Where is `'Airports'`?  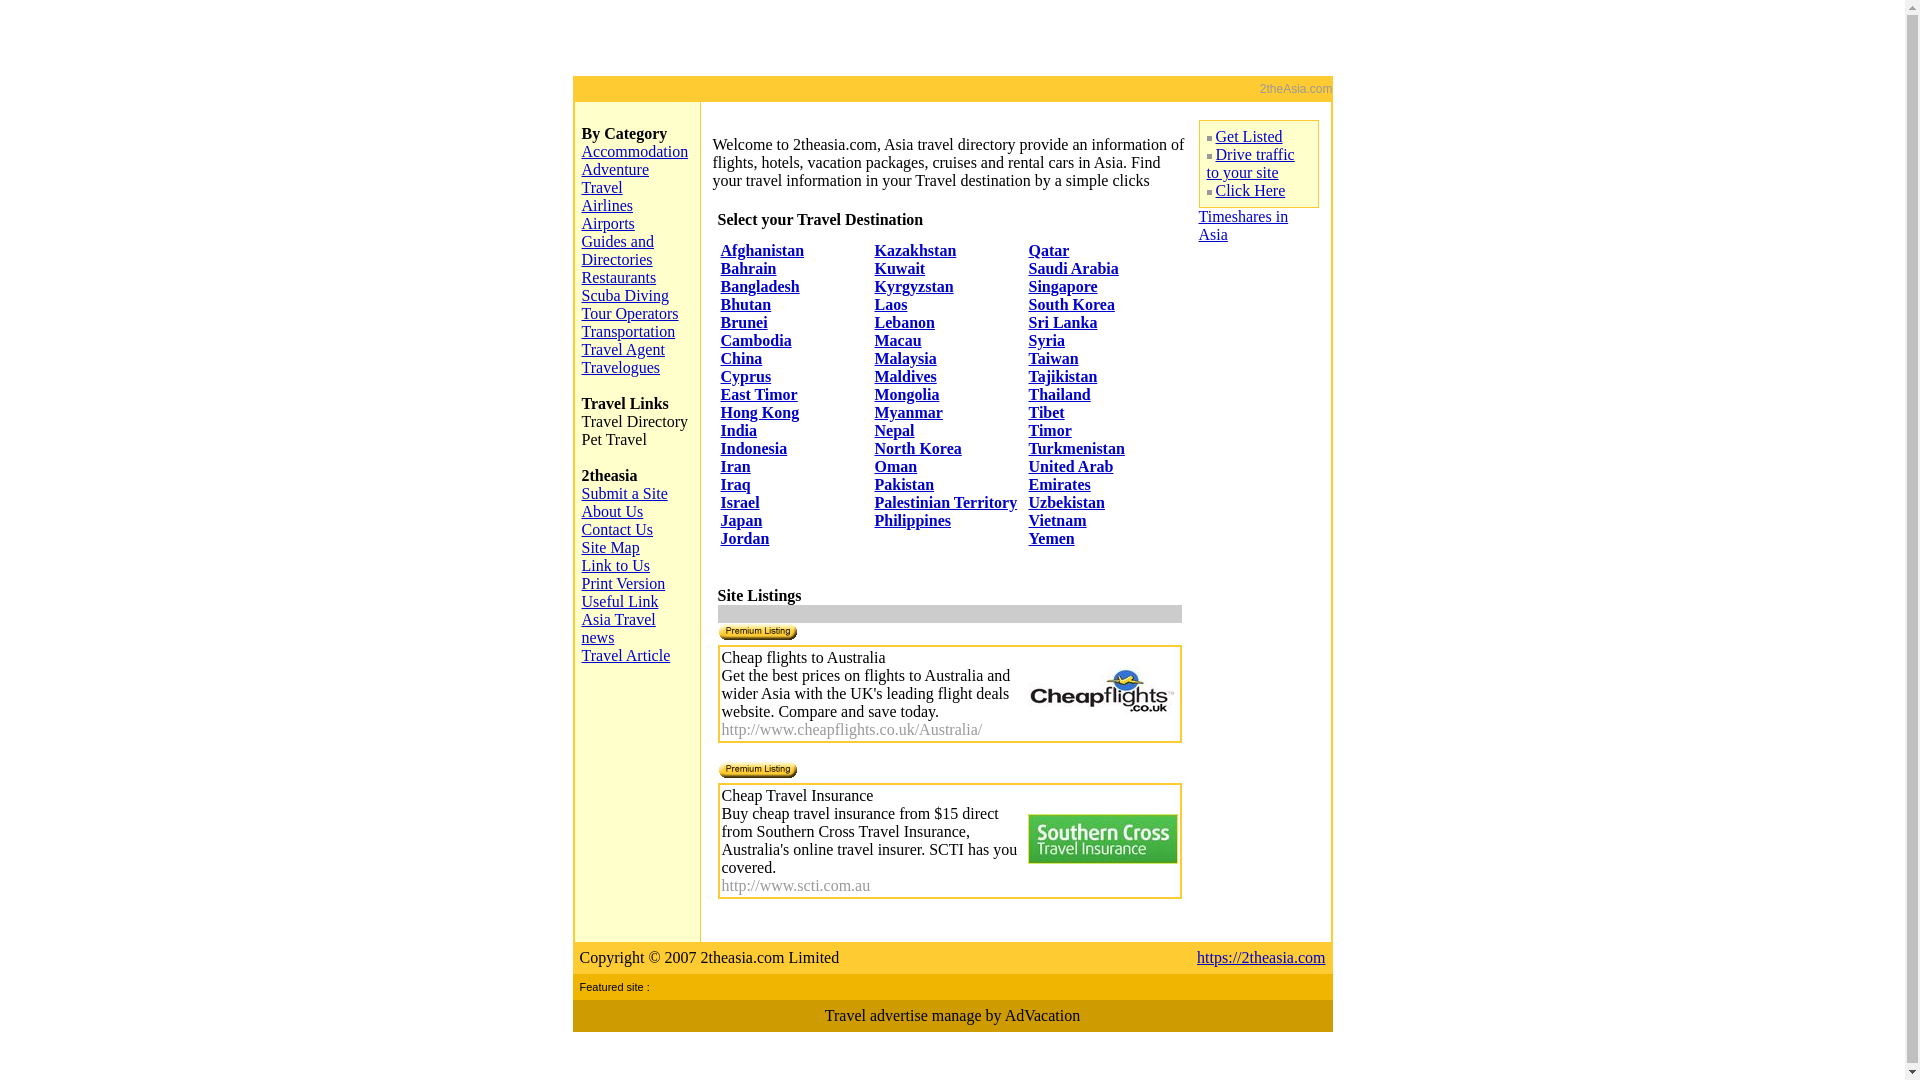 'Airports' is located at coordinates (607, 223).